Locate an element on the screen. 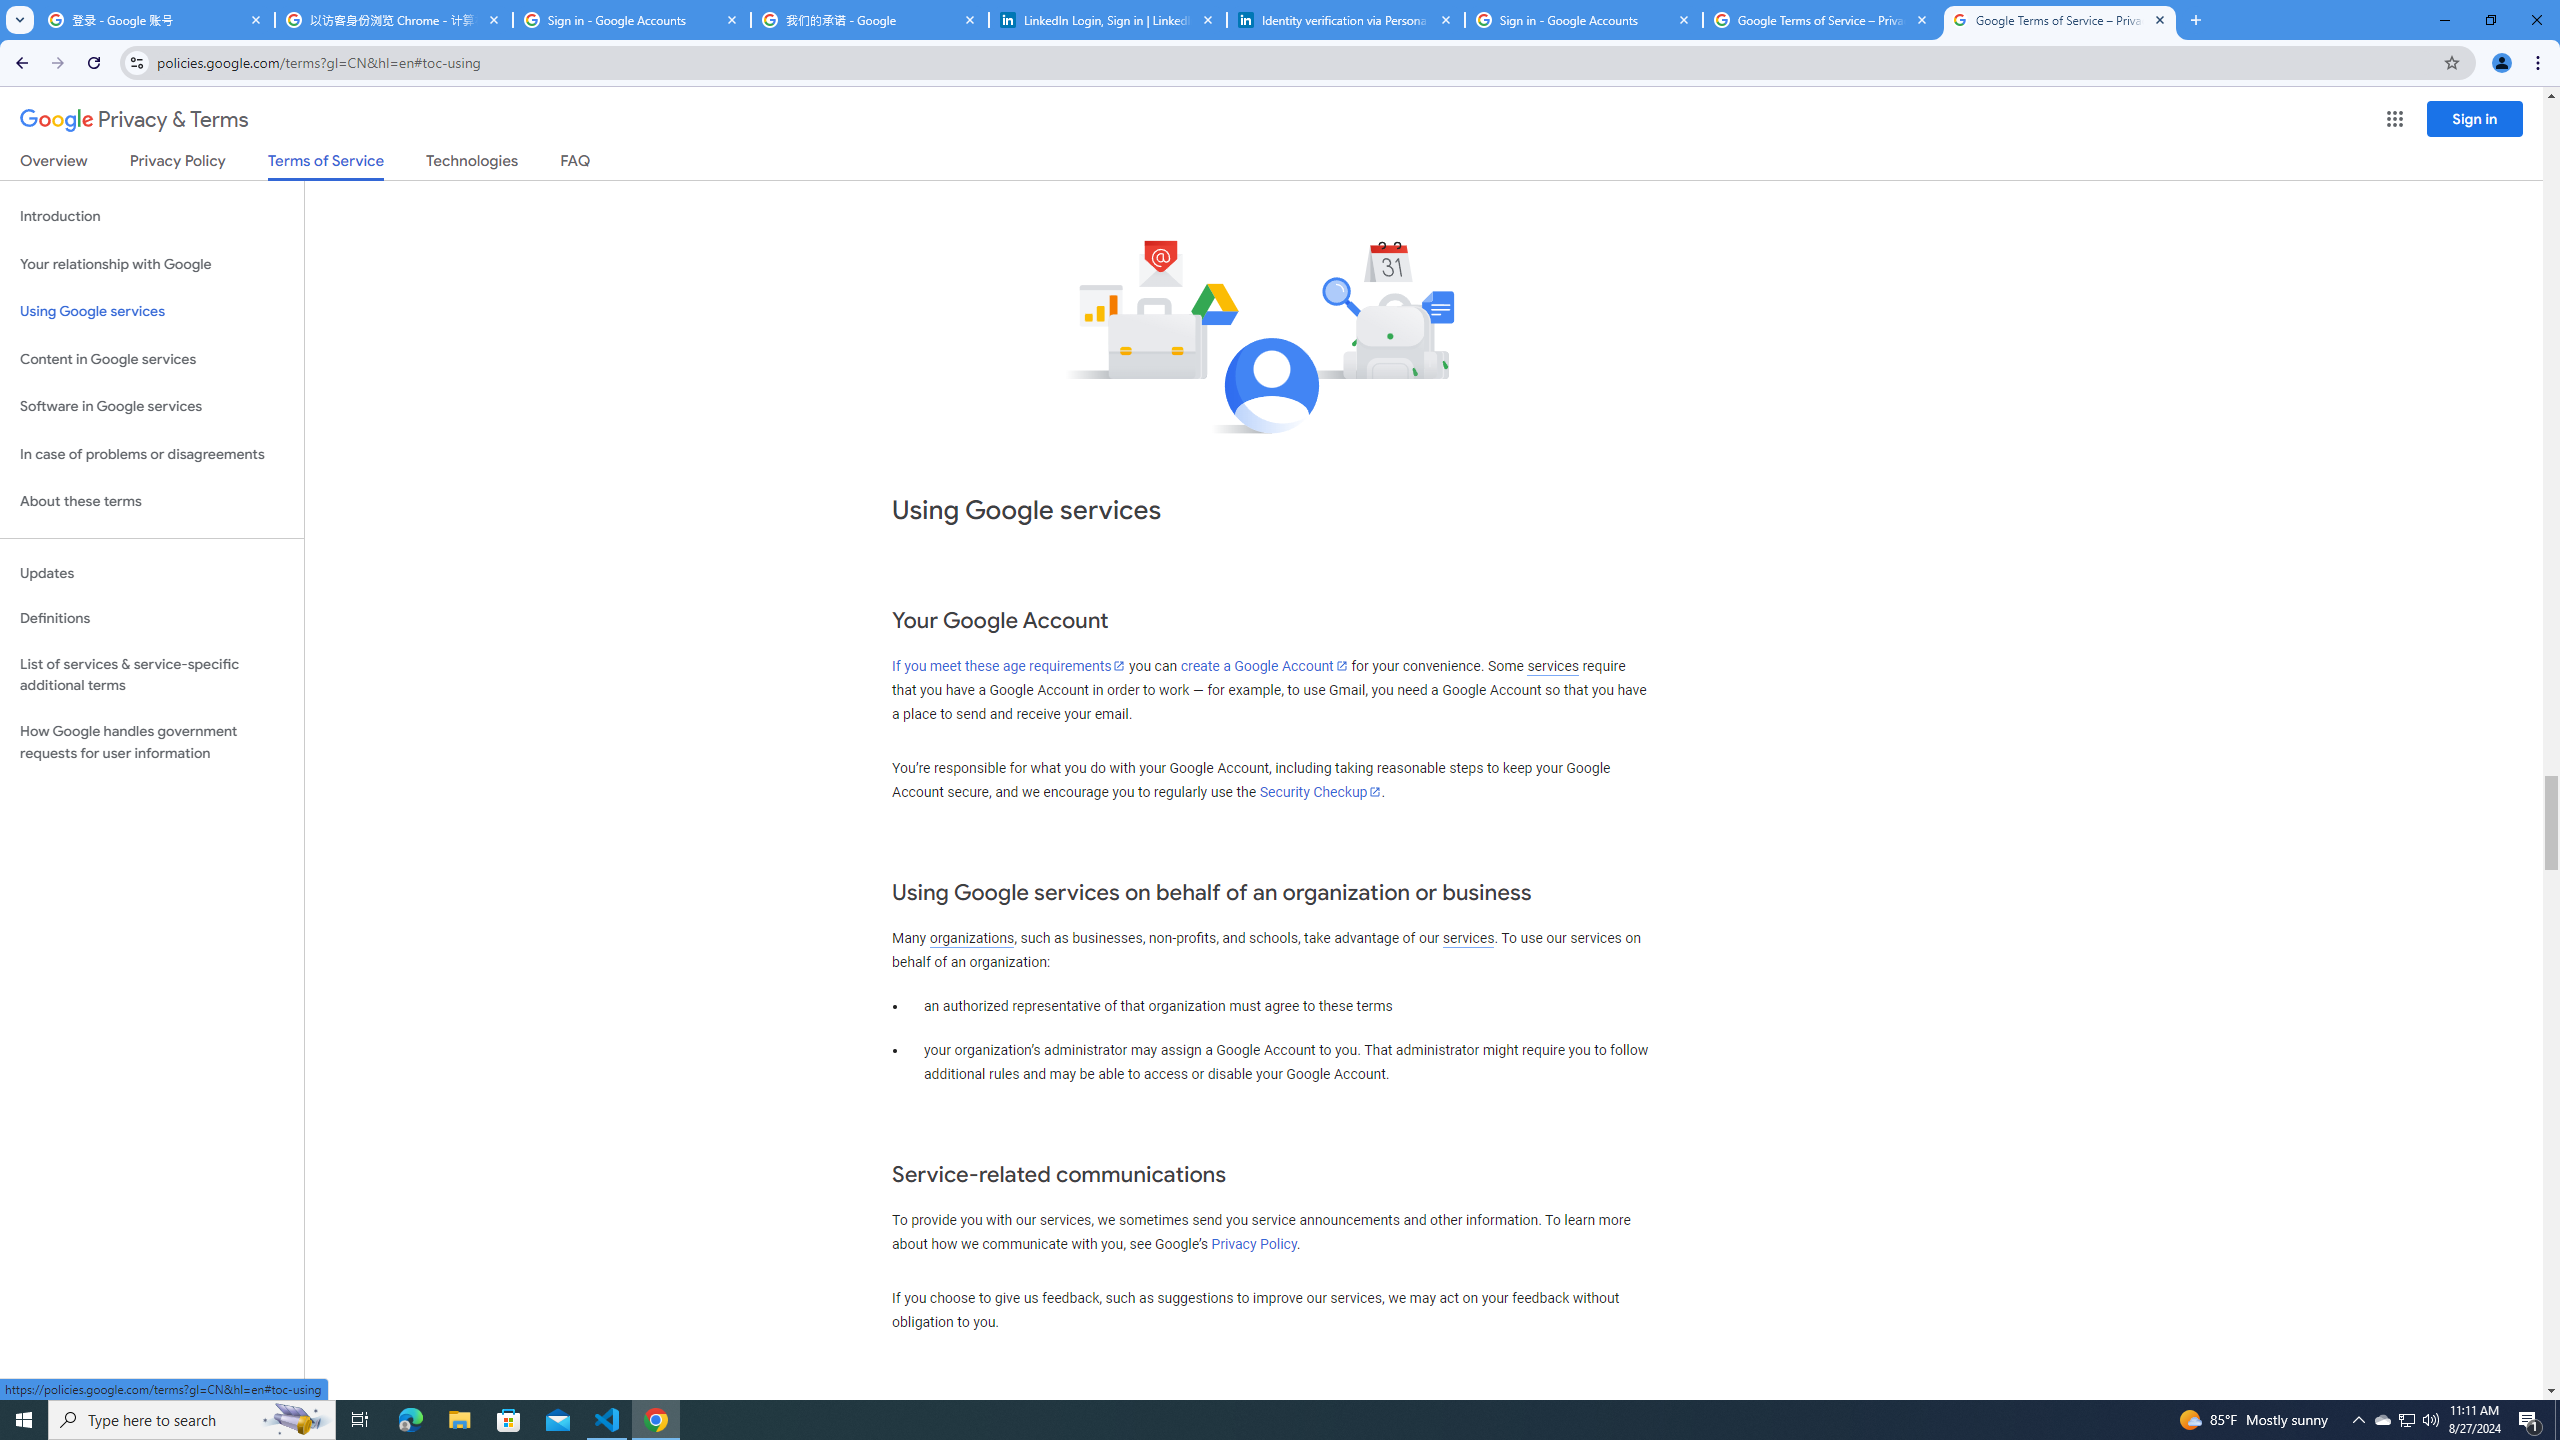  'List of services & service-specific additional terms' is located at coordinates (151, 674).